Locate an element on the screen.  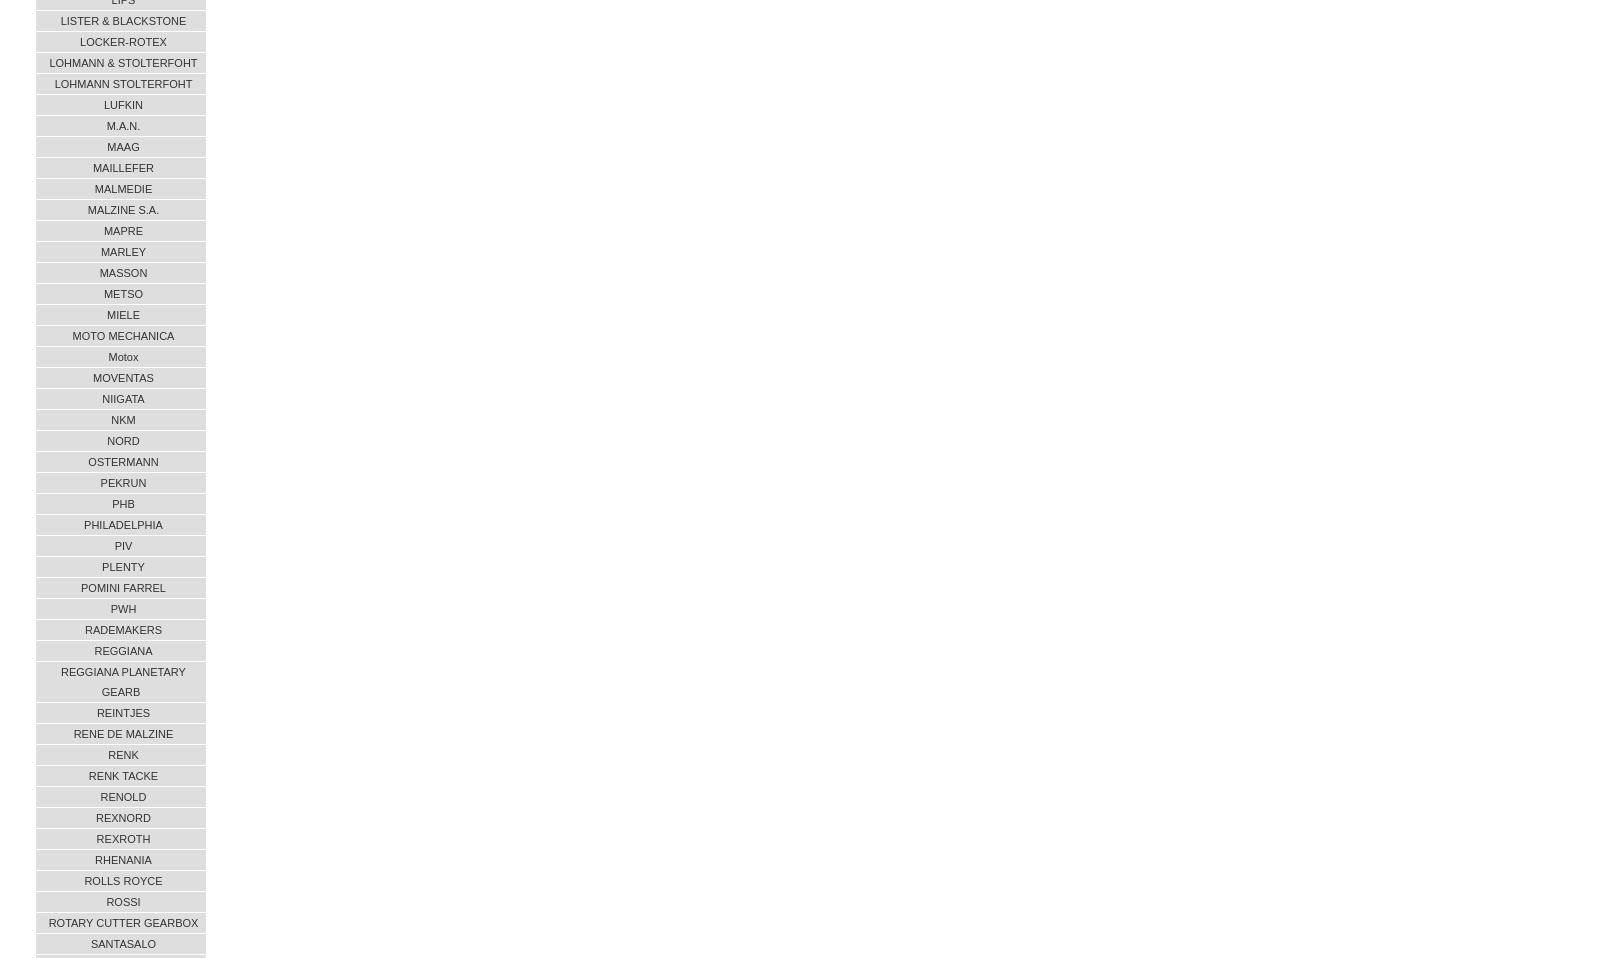
'OSTERMANN' is located at coordinates (122, 462).